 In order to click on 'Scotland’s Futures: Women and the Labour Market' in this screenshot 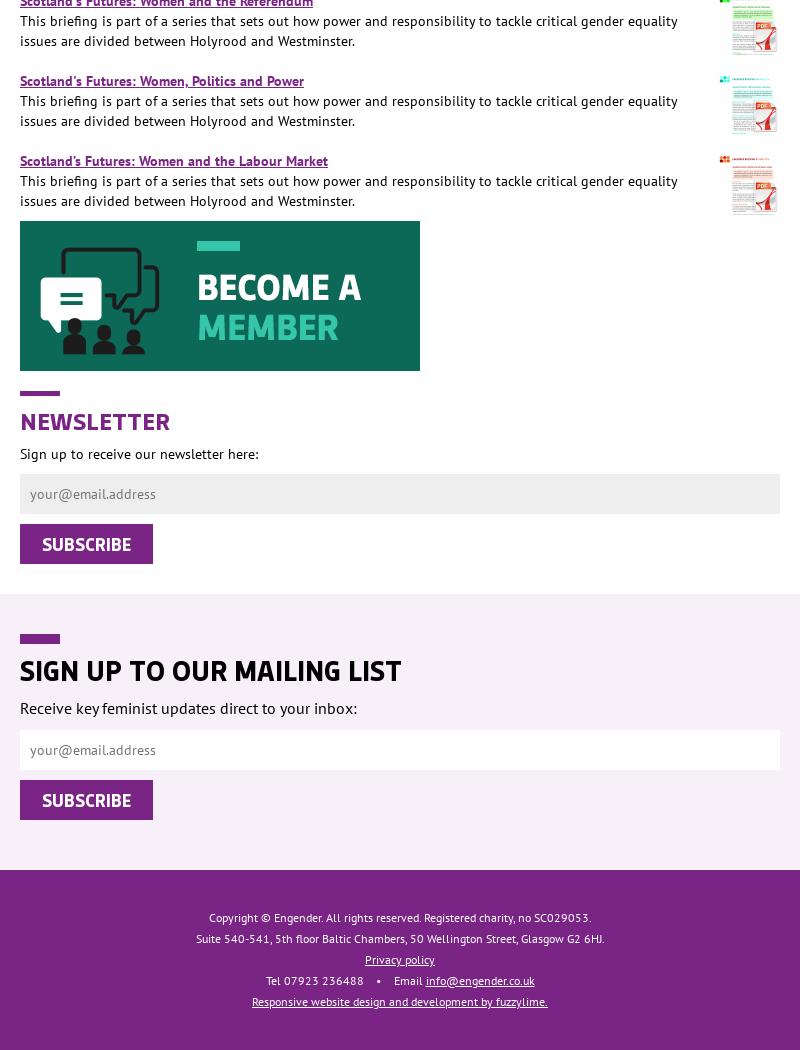, I will do `click(20, 160)`.